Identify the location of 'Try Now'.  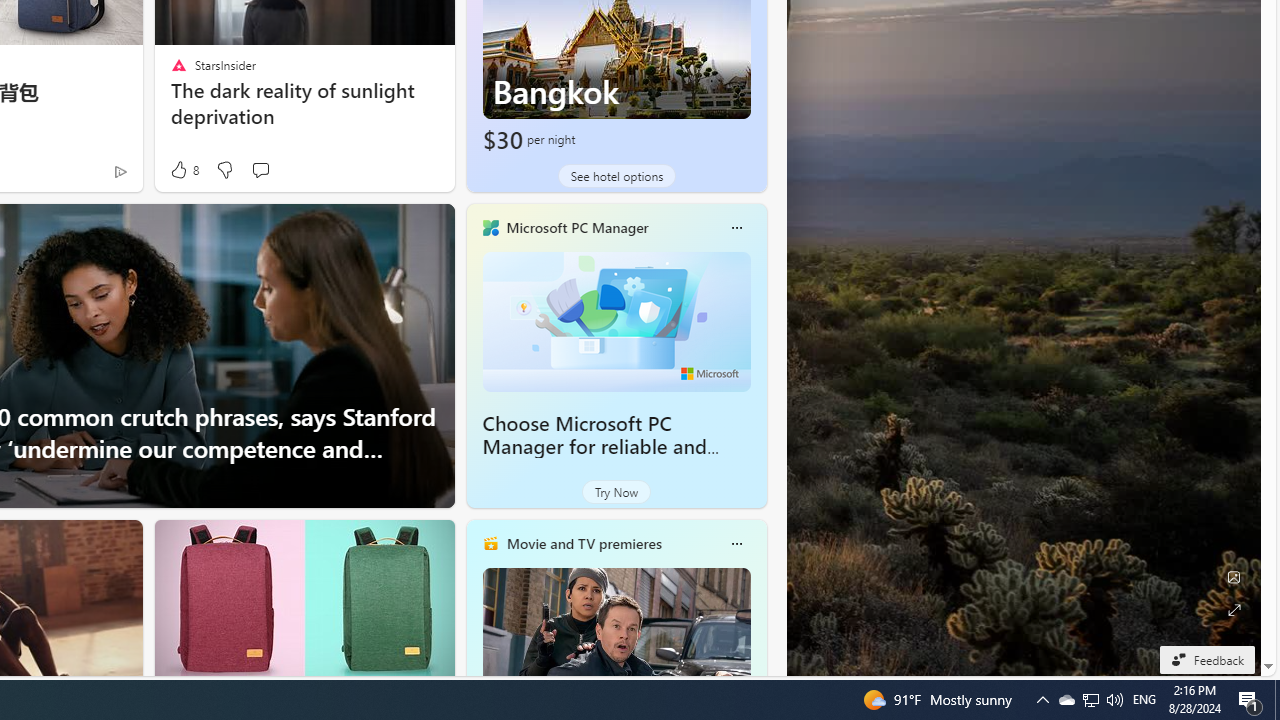
(615, 492).